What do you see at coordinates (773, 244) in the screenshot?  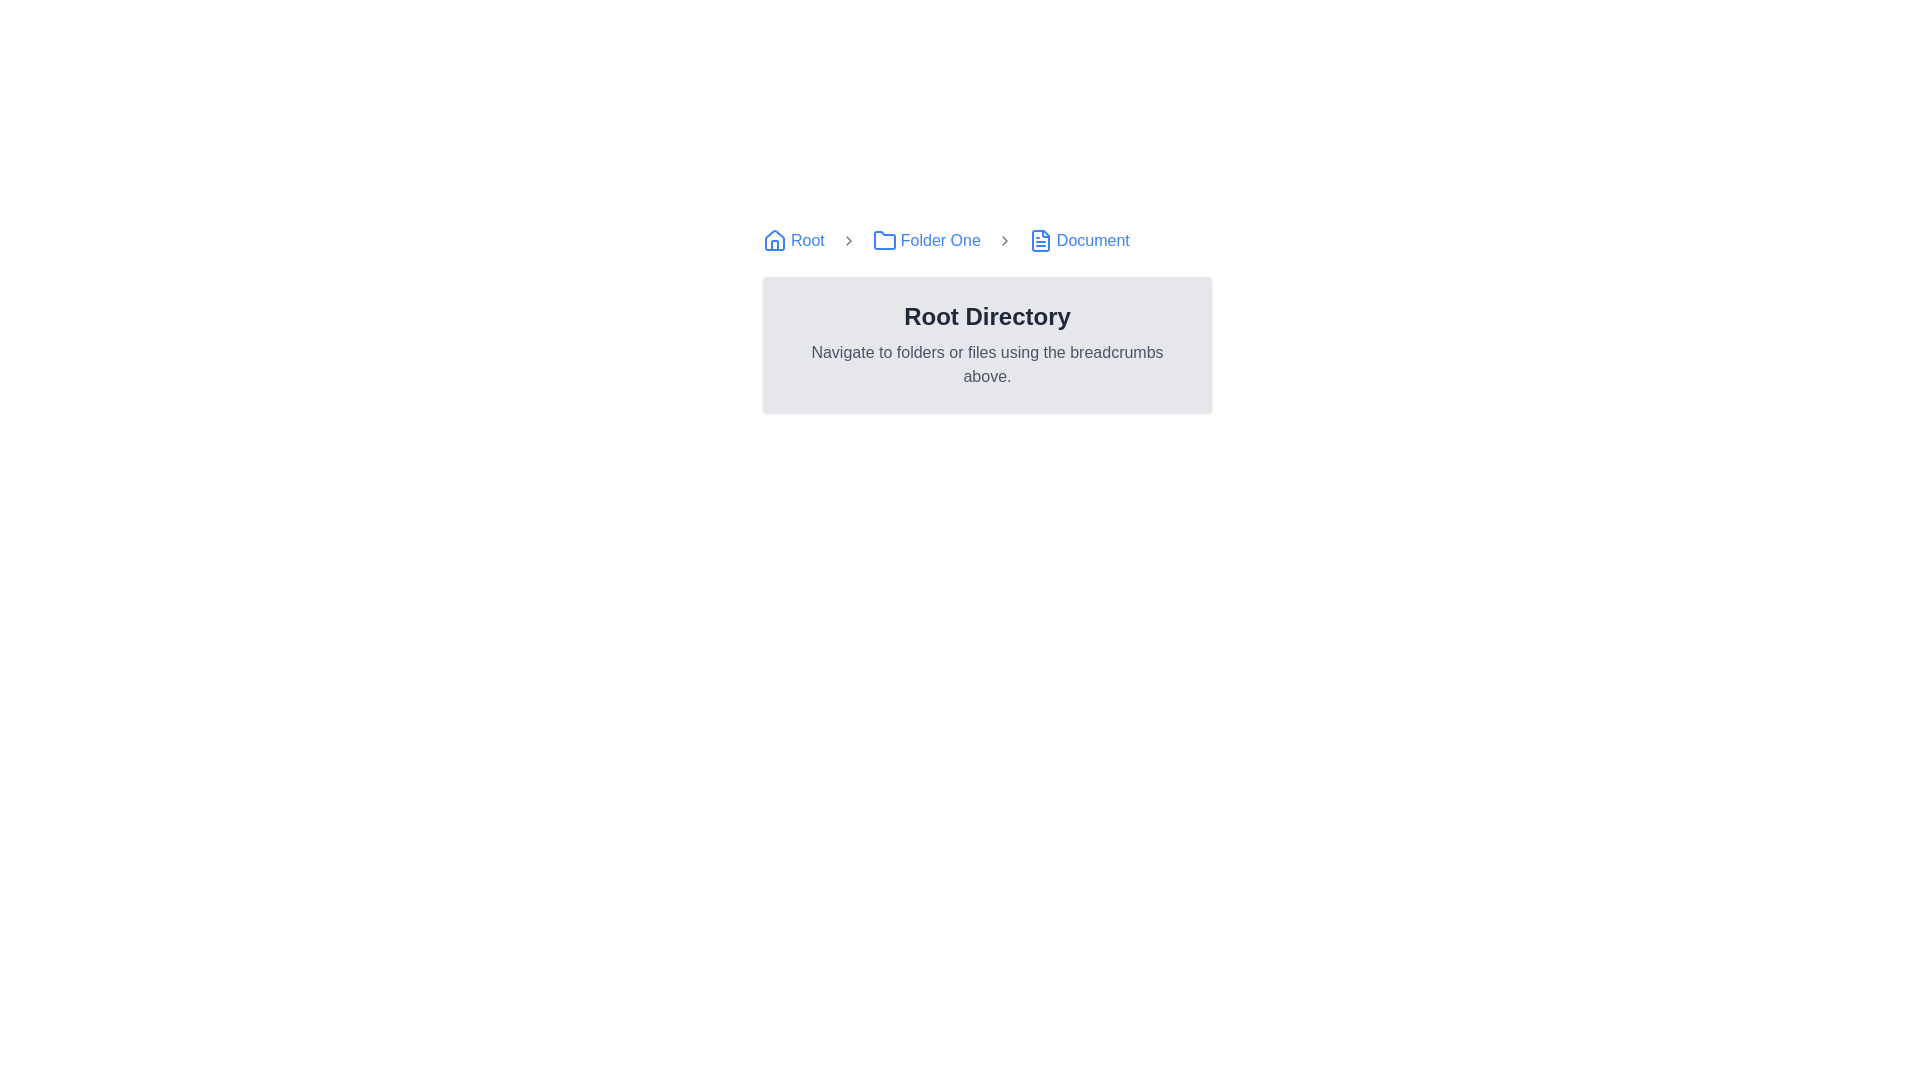 I see `the vertical rectangular shape that represents the door of the house icon located at the far-left of the breadcrumb navigation bar, preceding the text labeled 'Root'` at bounding box center [773, 244].